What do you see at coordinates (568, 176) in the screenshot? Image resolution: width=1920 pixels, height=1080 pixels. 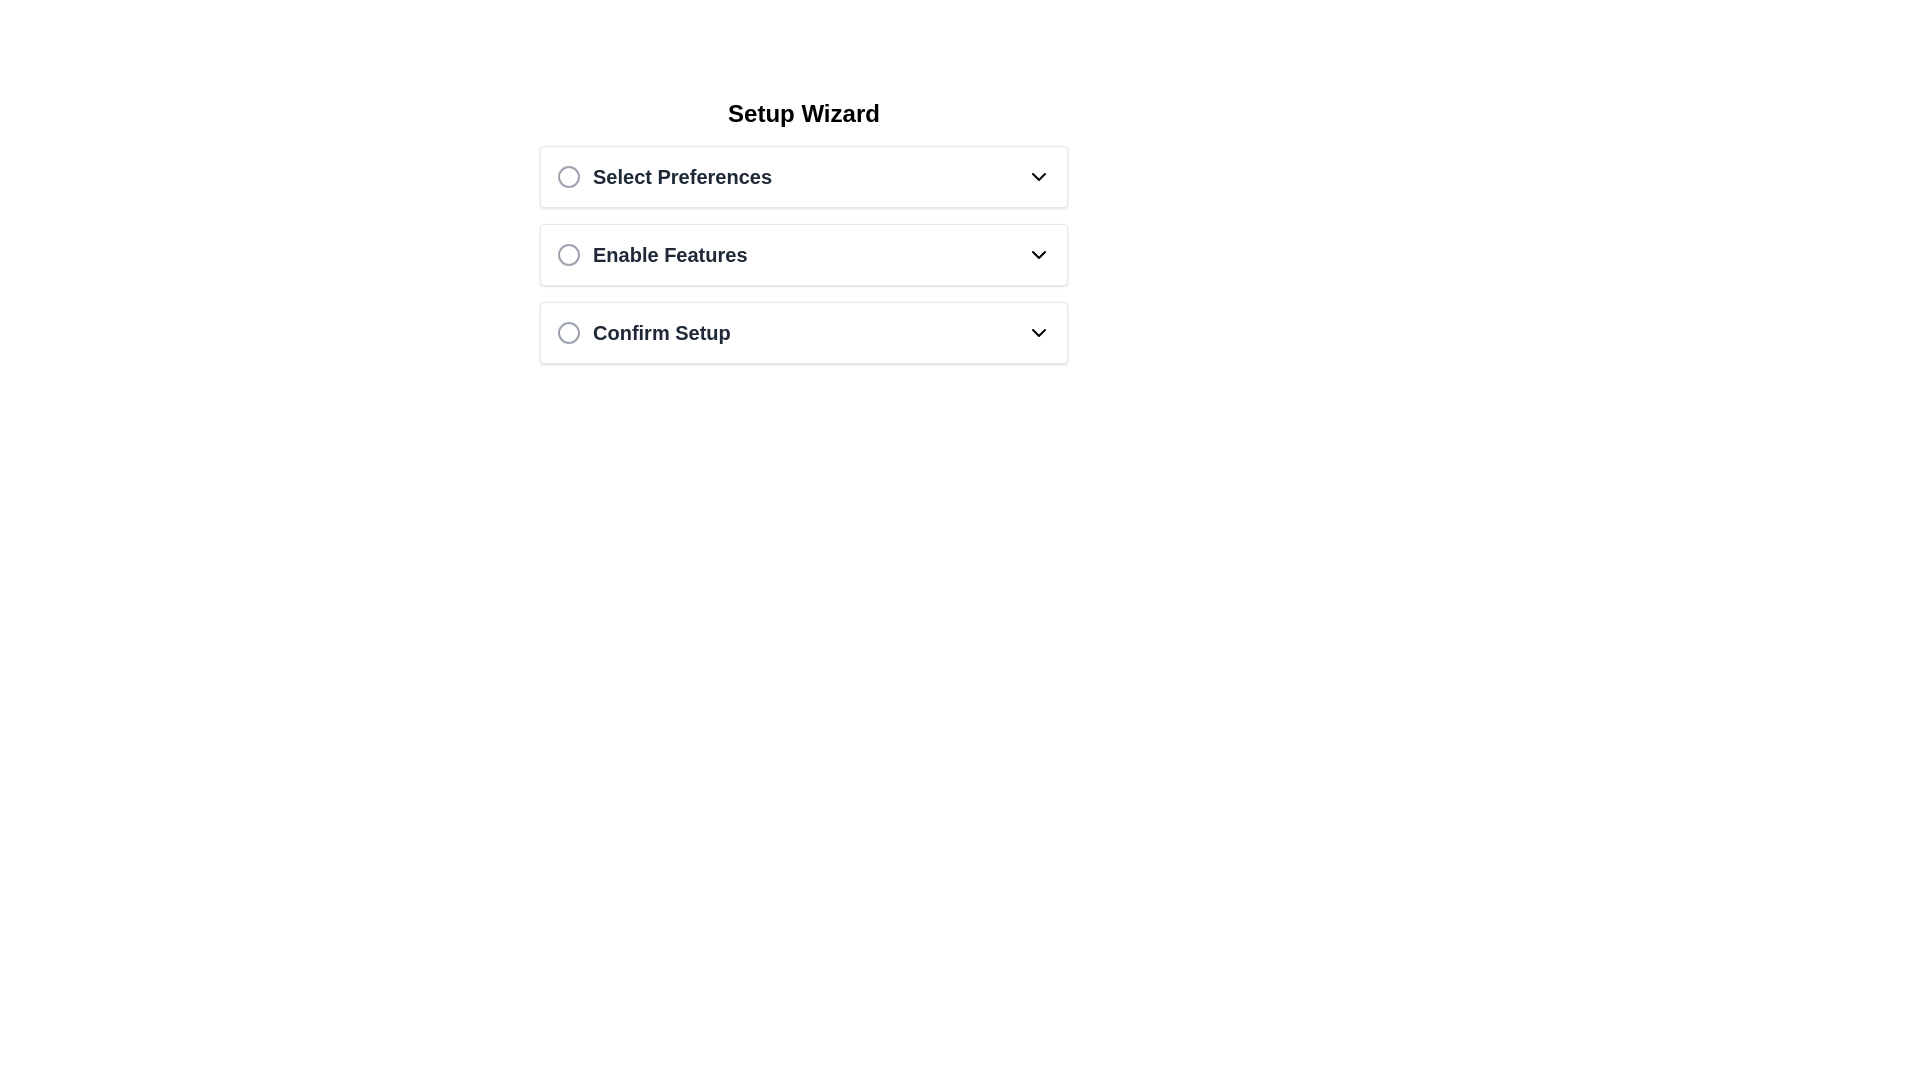 I see `the circular graphical icon located to the left of the text 'Select Preferences', which is the first item in the vertical alignment of similar elements` at bounding box center [568, 176].